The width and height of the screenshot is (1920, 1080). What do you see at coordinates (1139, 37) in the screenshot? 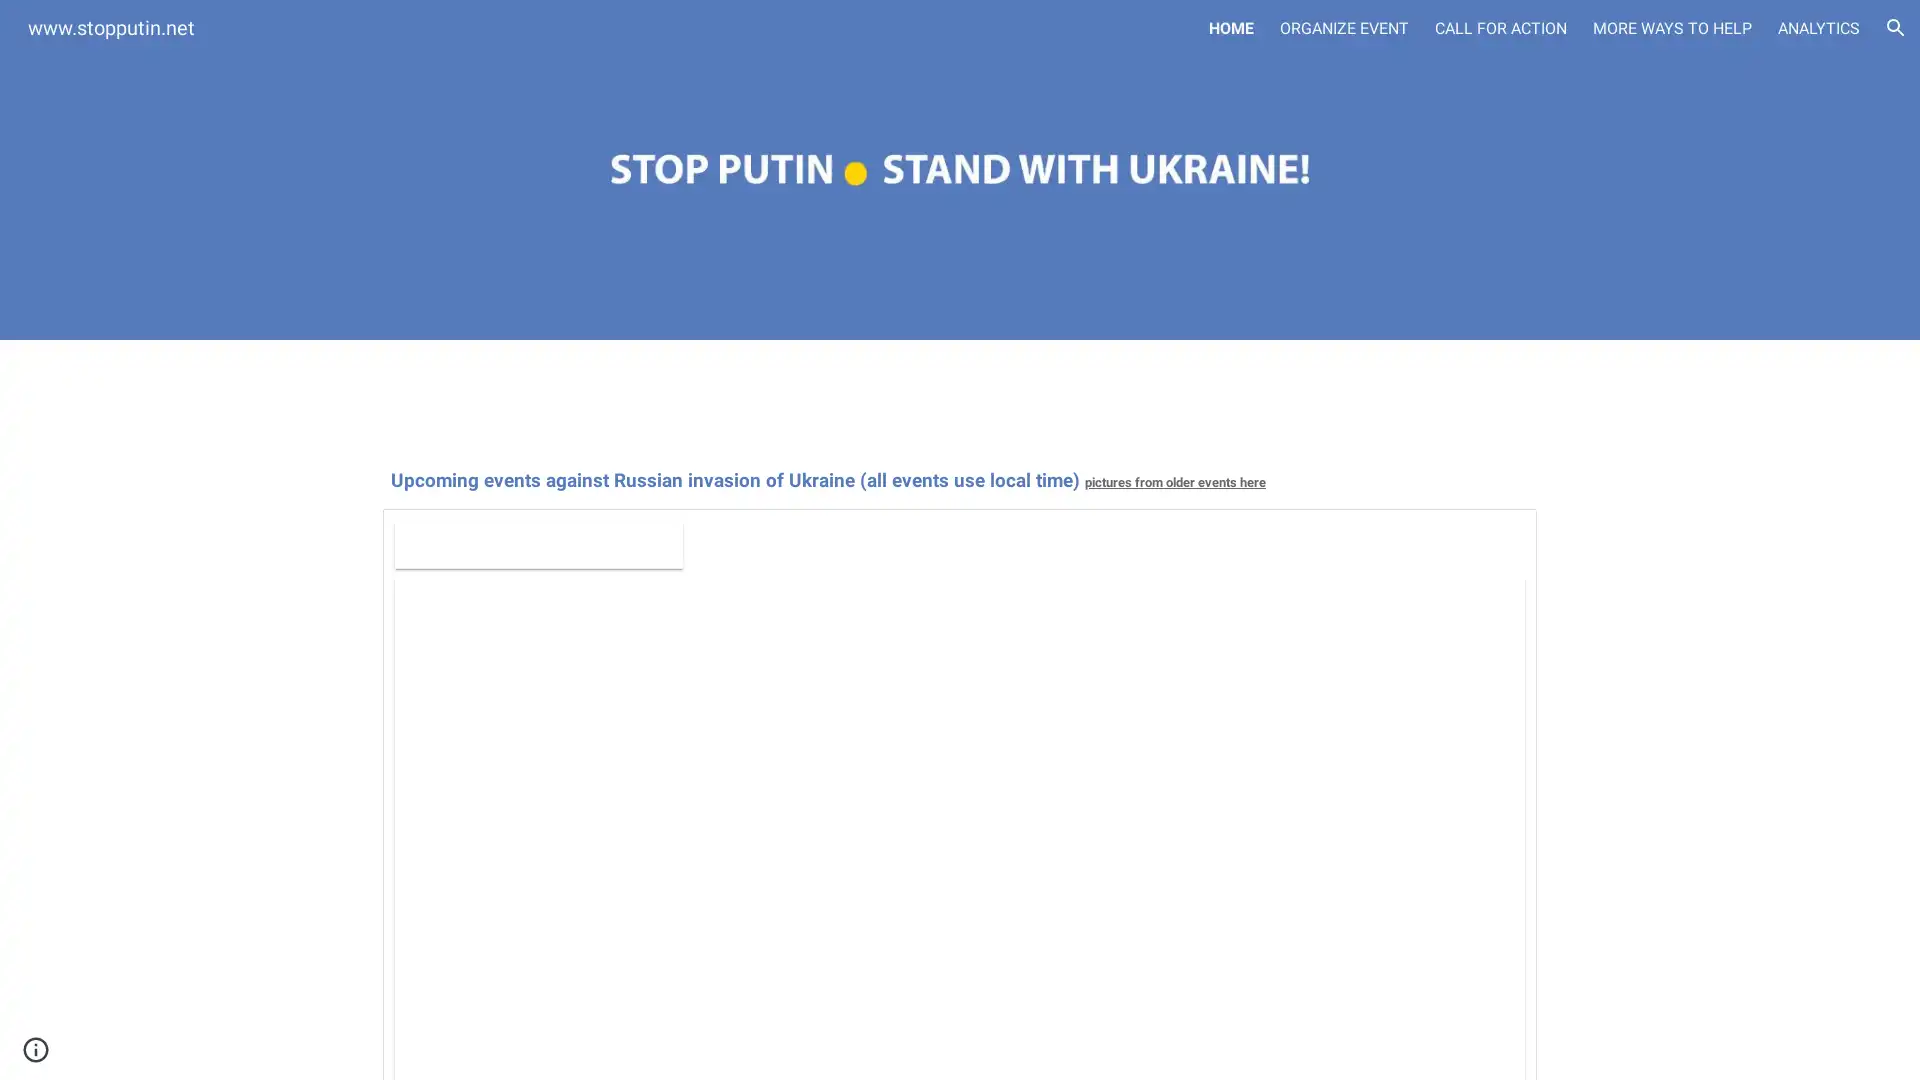
I see `Skip to navigation` at bounding box center [1139, 37].